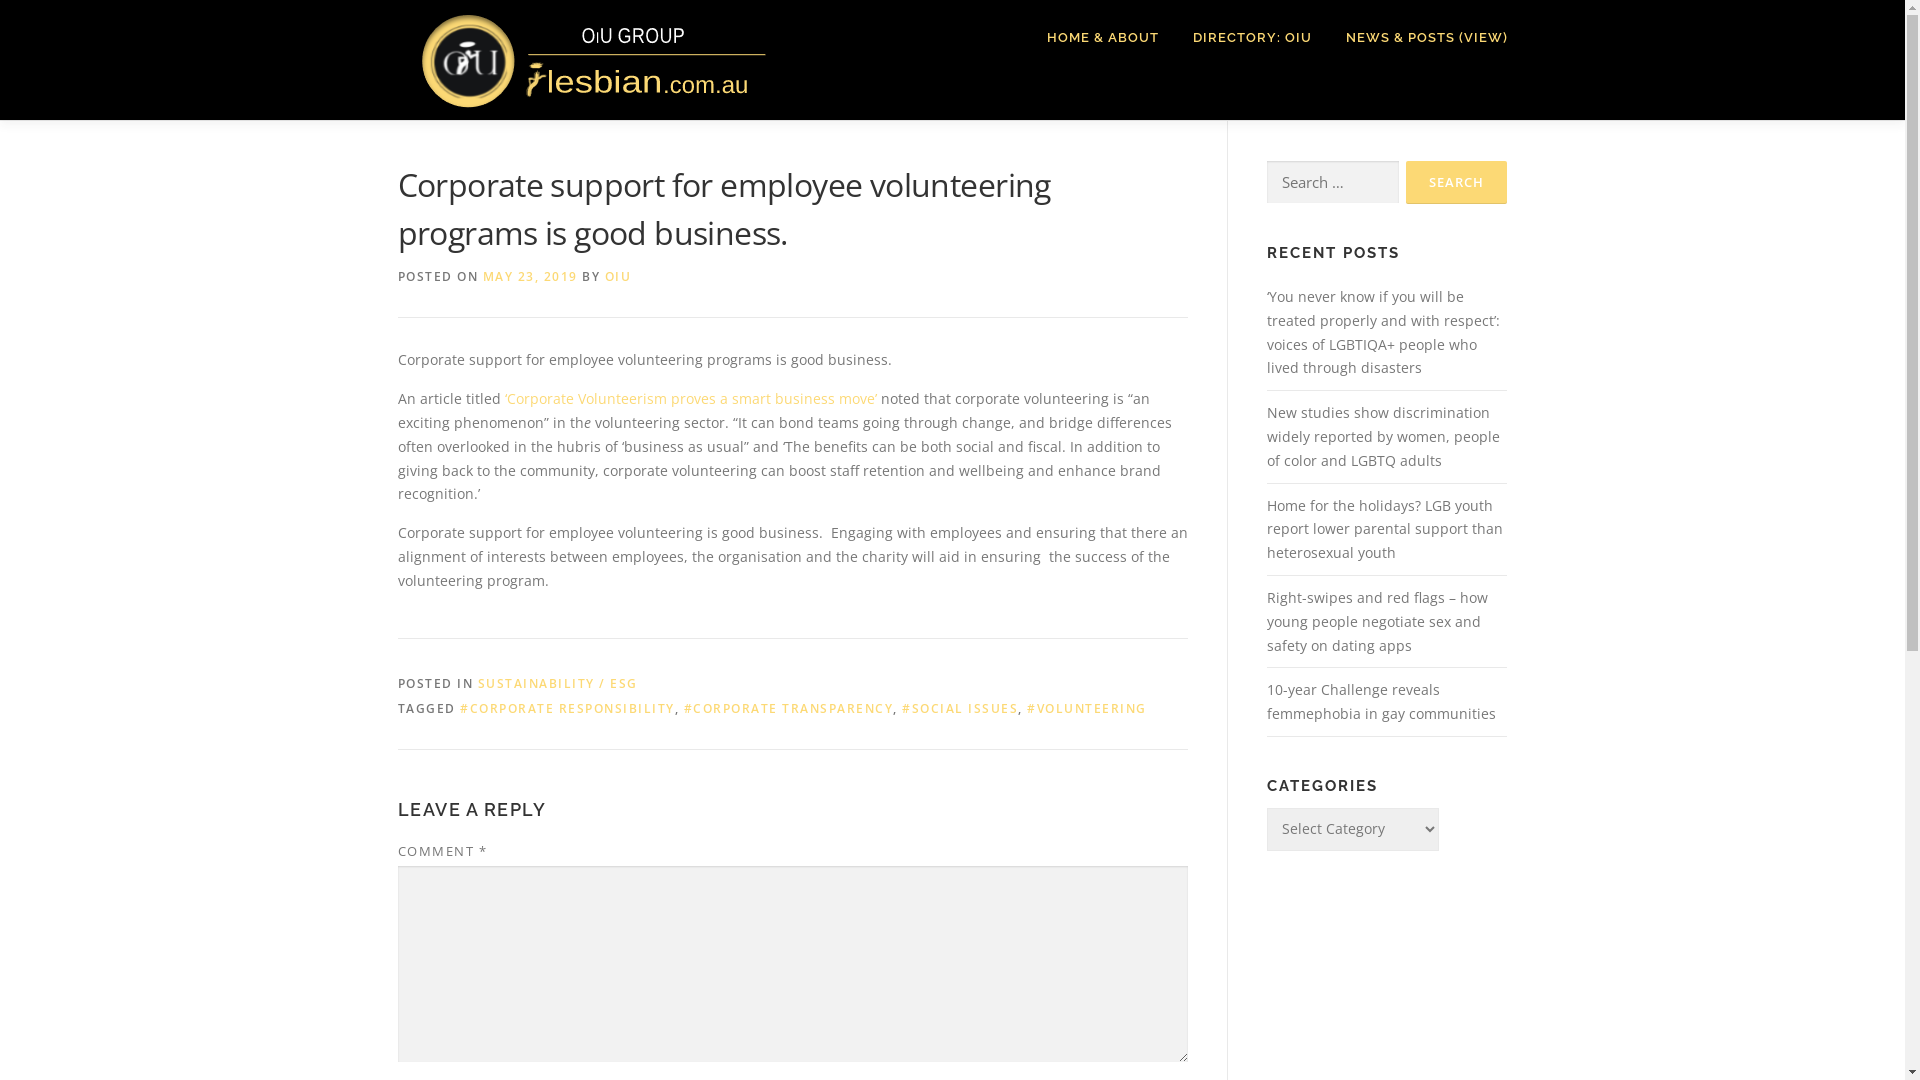  Describe the element at coordinates (1085, 707) in the screenshot. I see `'#VOLUNTEERING'` at that location.